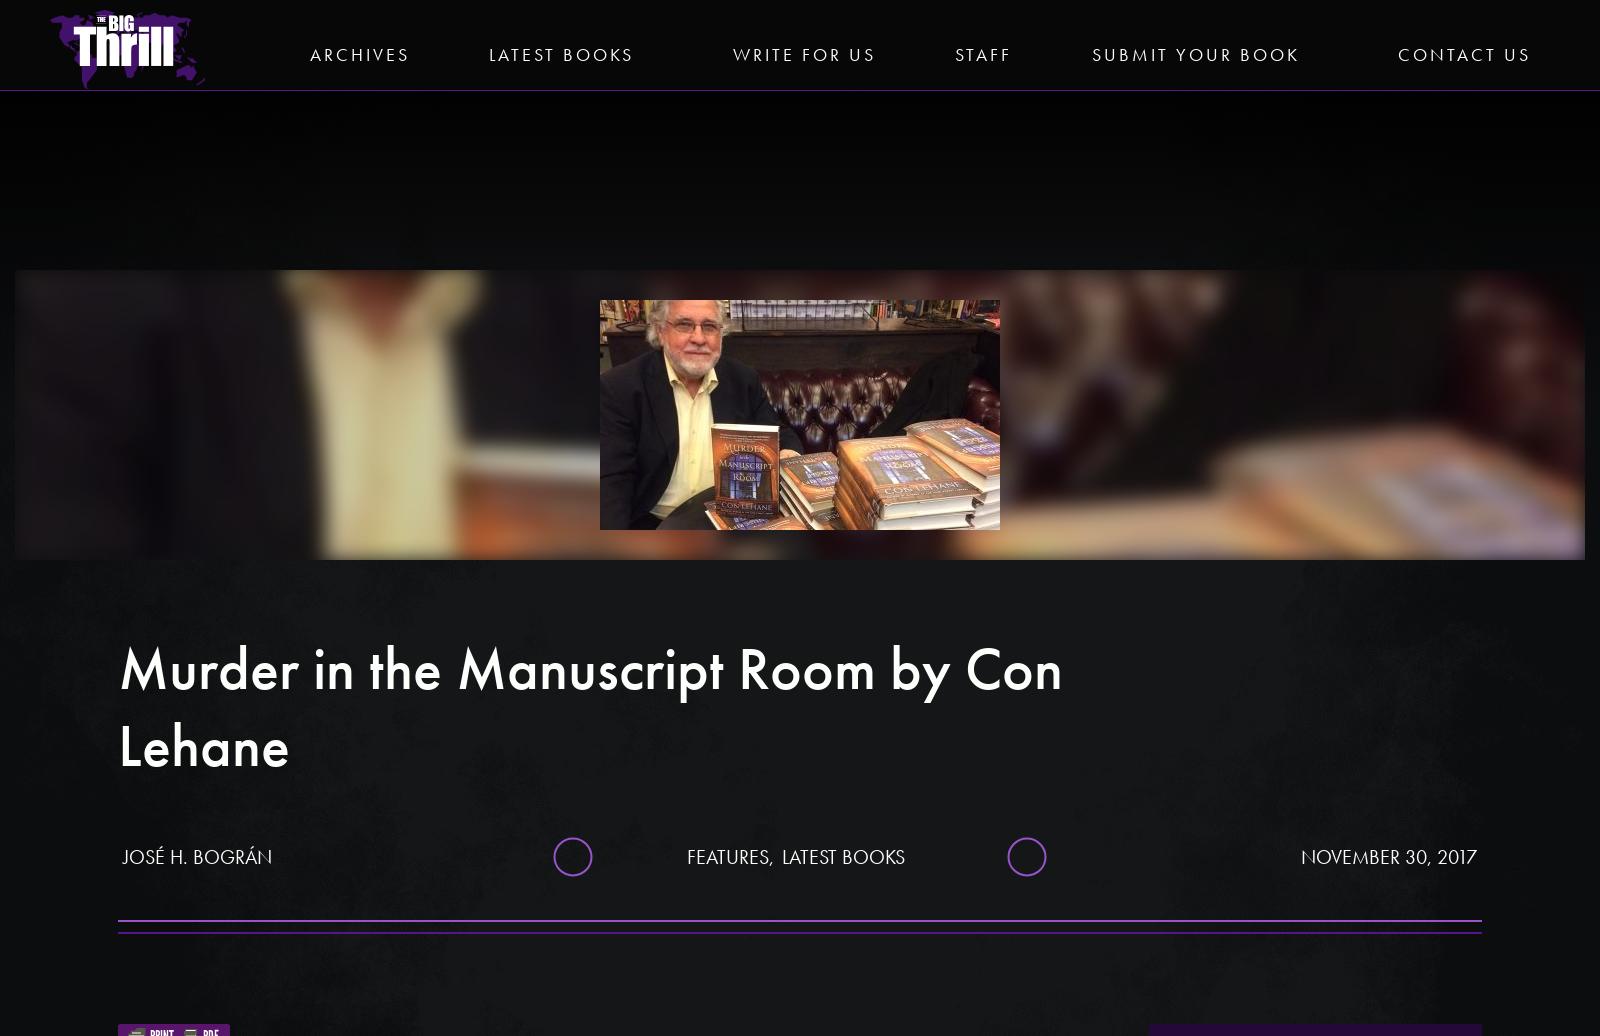  What do you see at coordinates (624, 308) in the screenshot?
I see `'Facebook'` at bounding box center [624, 308].